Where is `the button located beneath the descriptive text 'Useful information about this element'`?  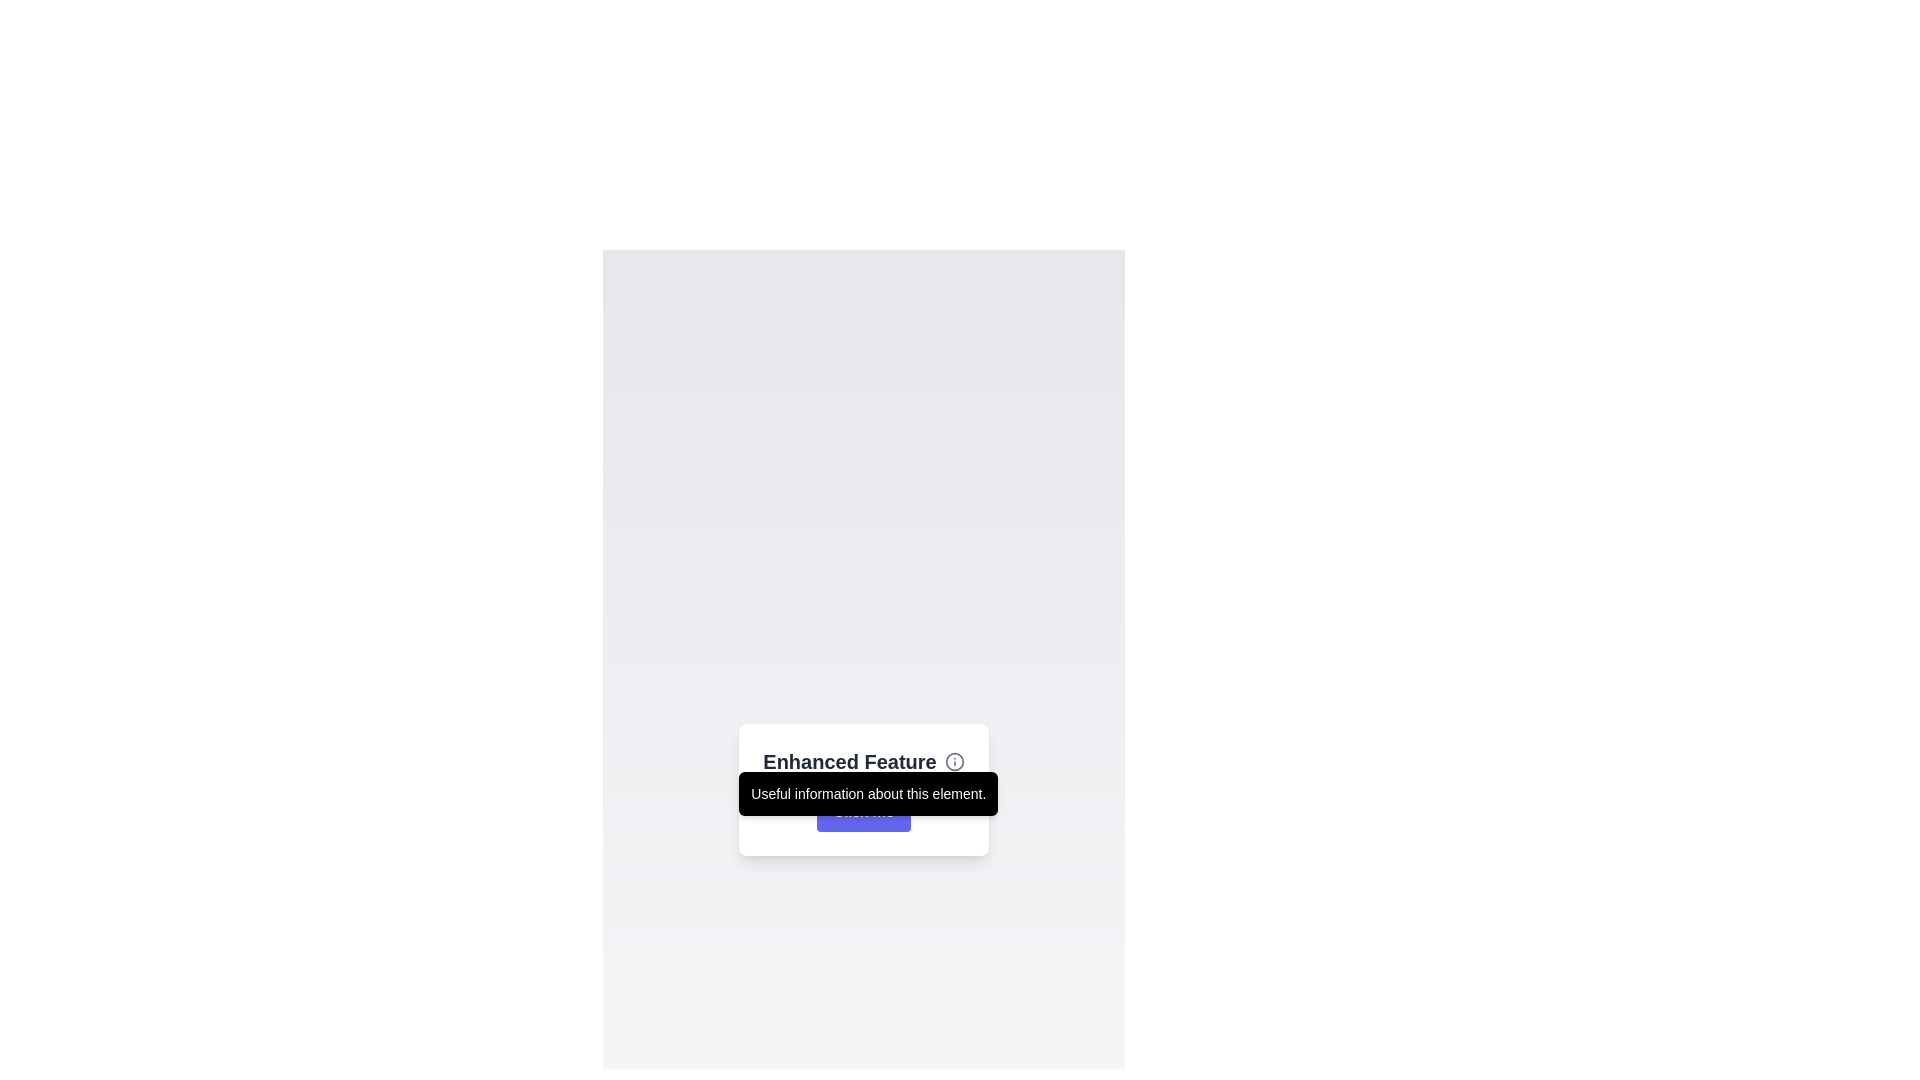
the button located beneath the descriptive text 'Useful information about this element' is located at coordinates (864, 812).